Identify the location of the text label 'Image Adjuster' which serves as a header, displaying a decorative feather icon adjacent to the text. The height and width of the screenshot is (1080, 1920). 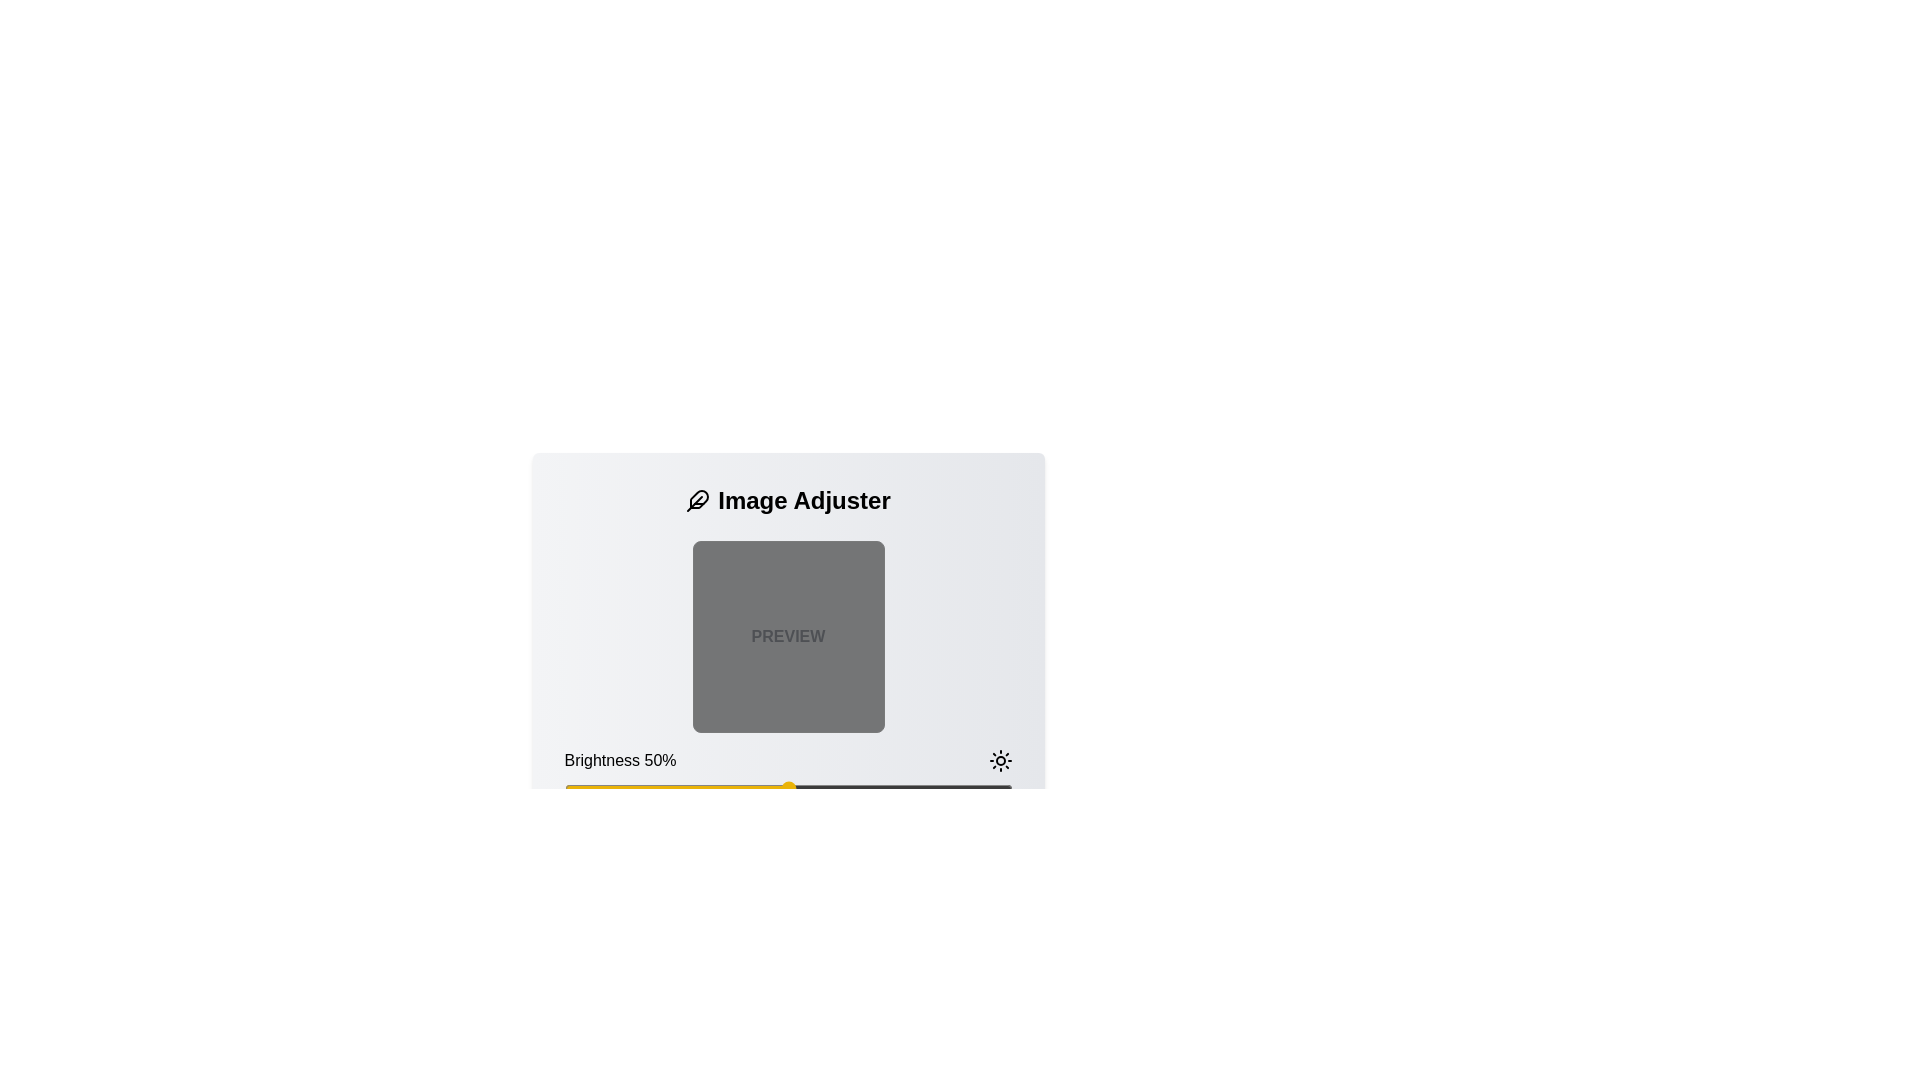
(787, 500).